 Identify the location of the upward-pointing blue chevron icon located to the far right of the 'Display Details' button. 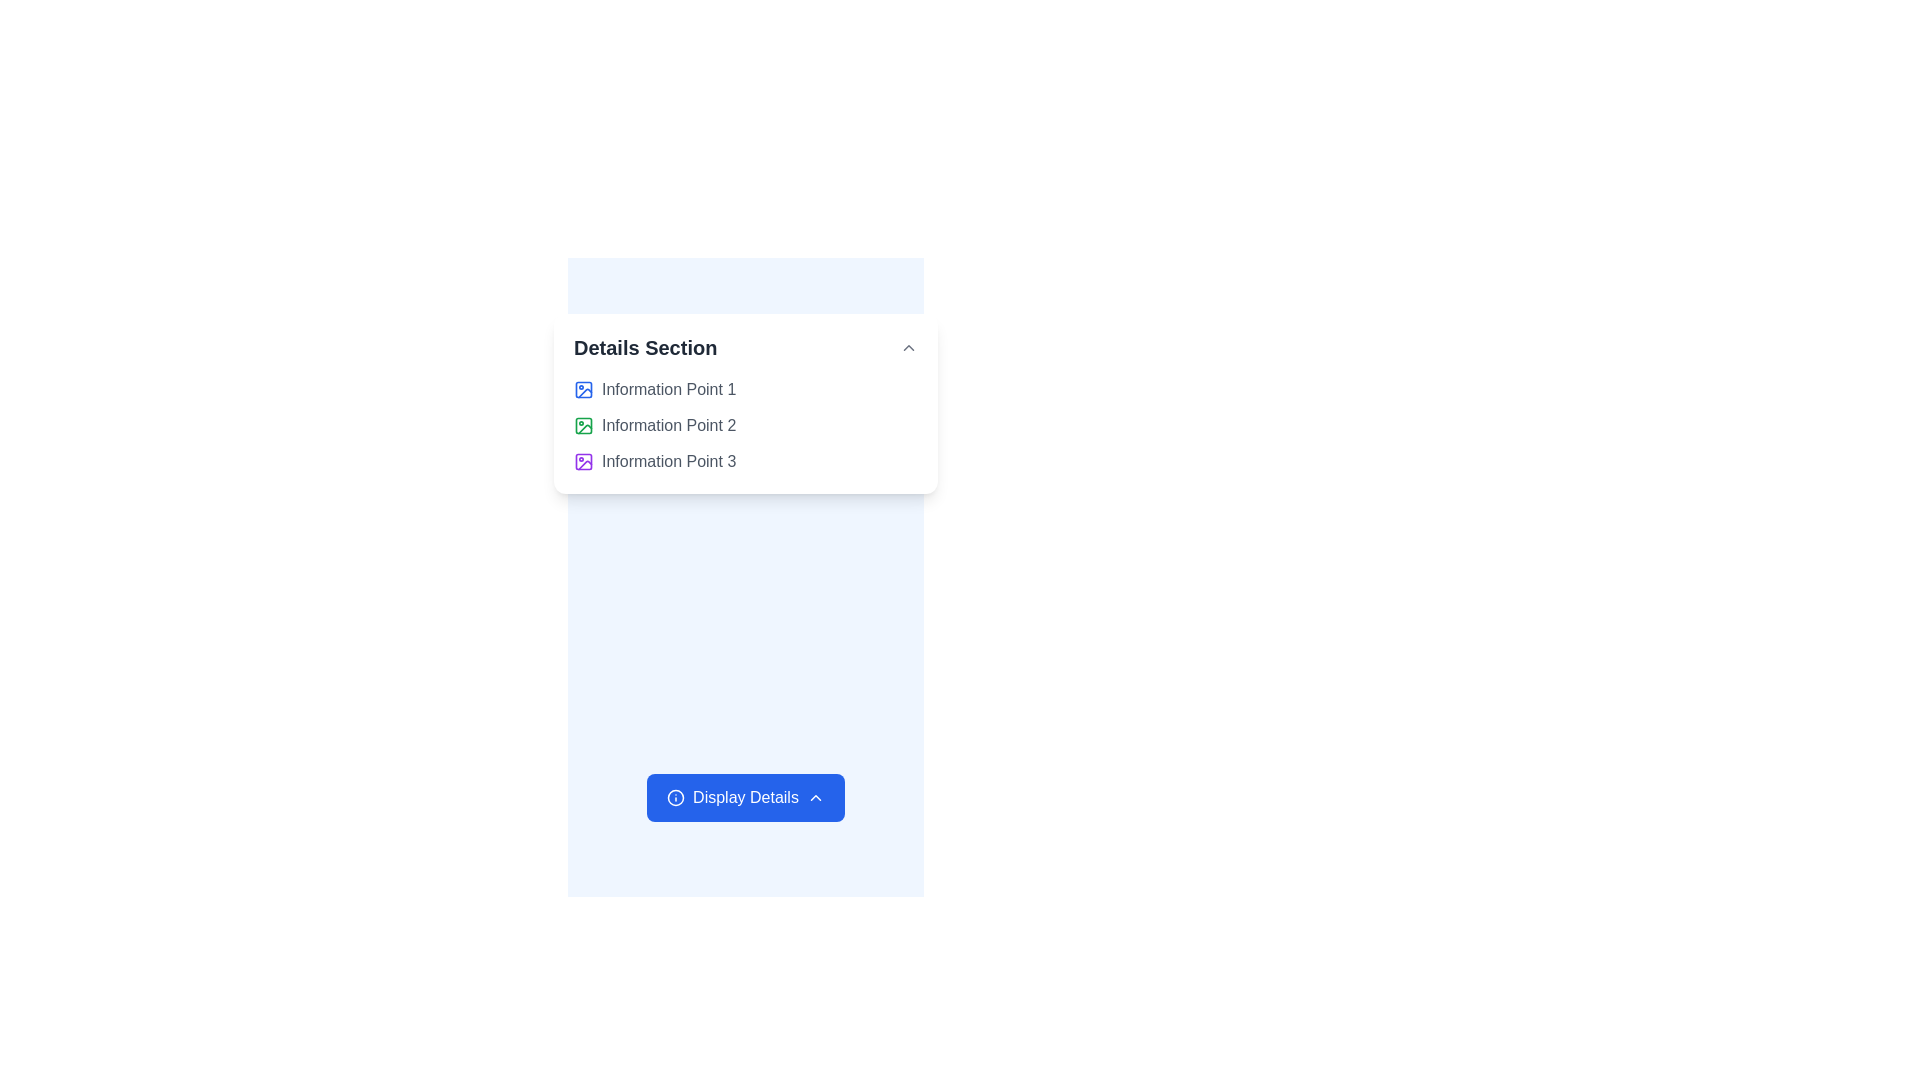
(816, 797).